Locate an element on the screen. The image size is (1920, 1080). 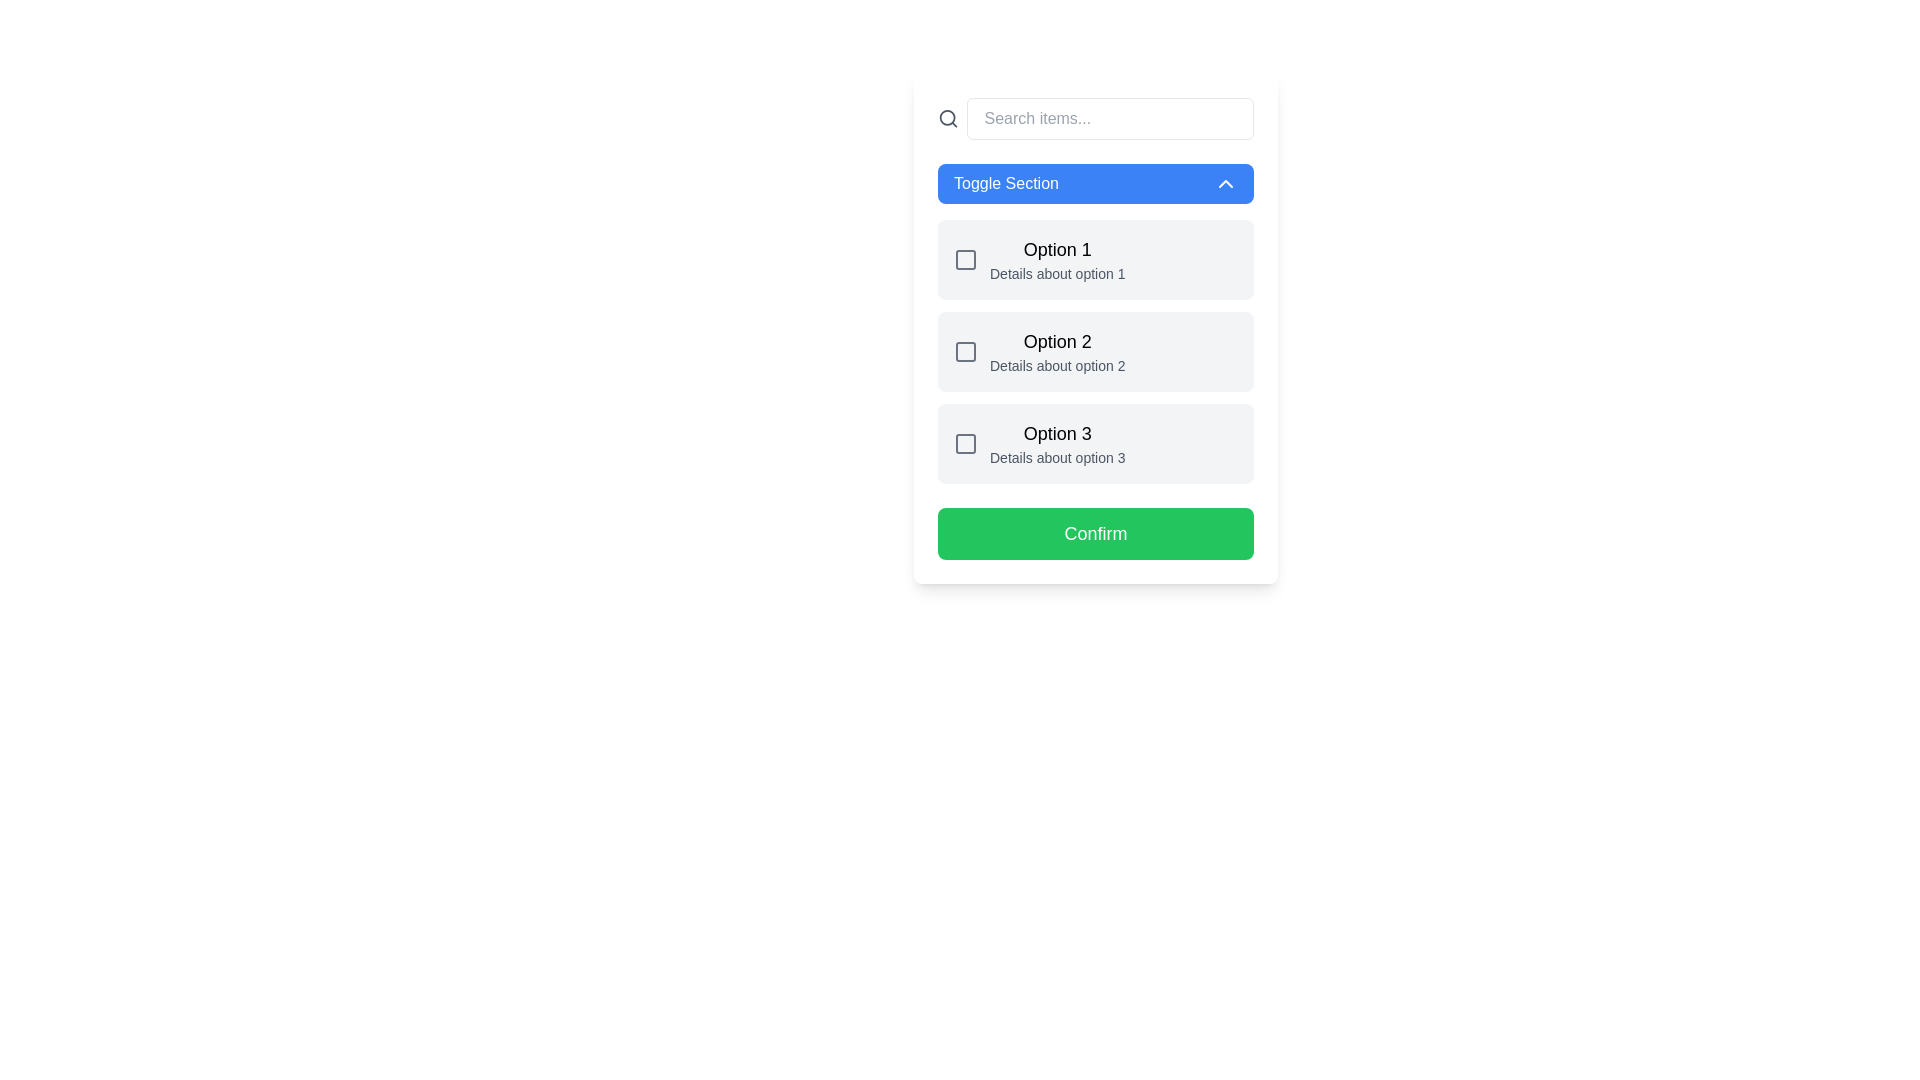
the Chevron icon located at the rightmost end of the 'Toggle Section' button is located at coordinates (1224, 184).